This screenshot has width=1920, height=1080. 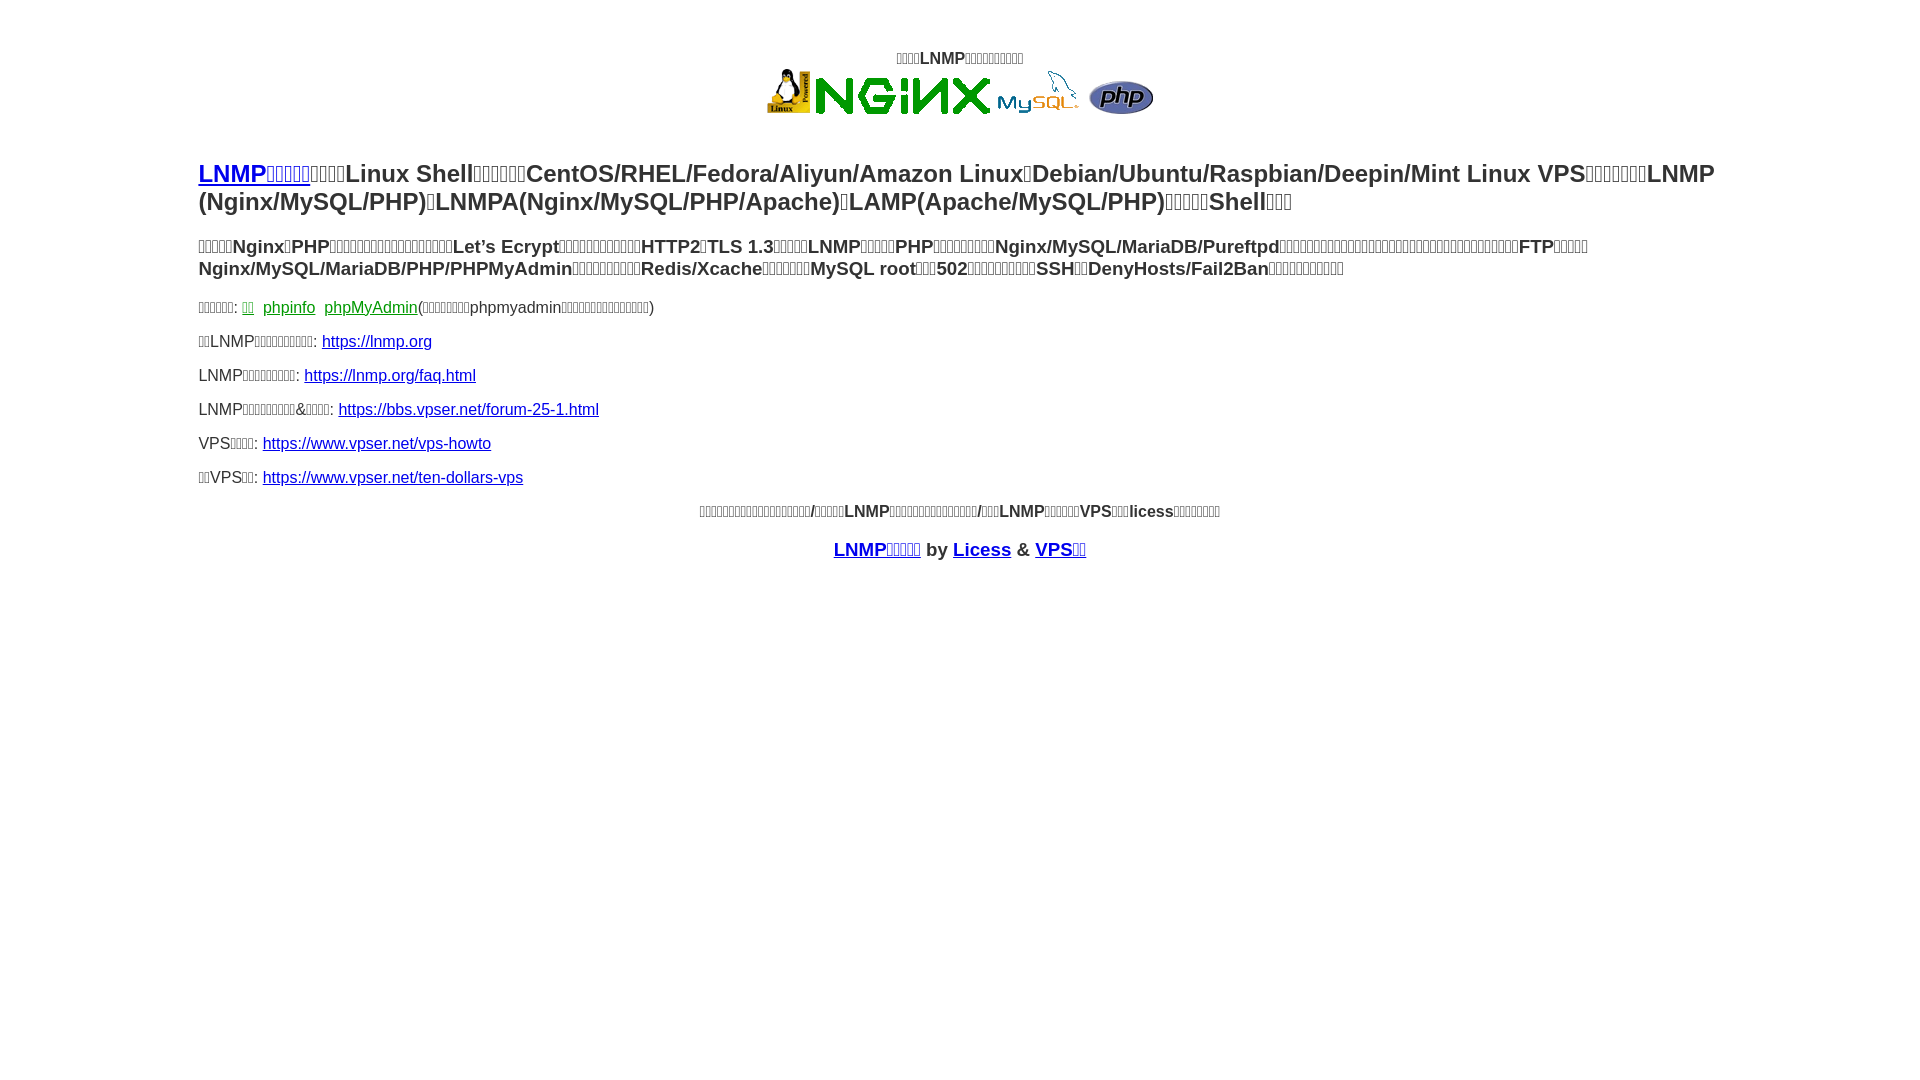 I want to click on 'Licess', so click(x=952, y=549).